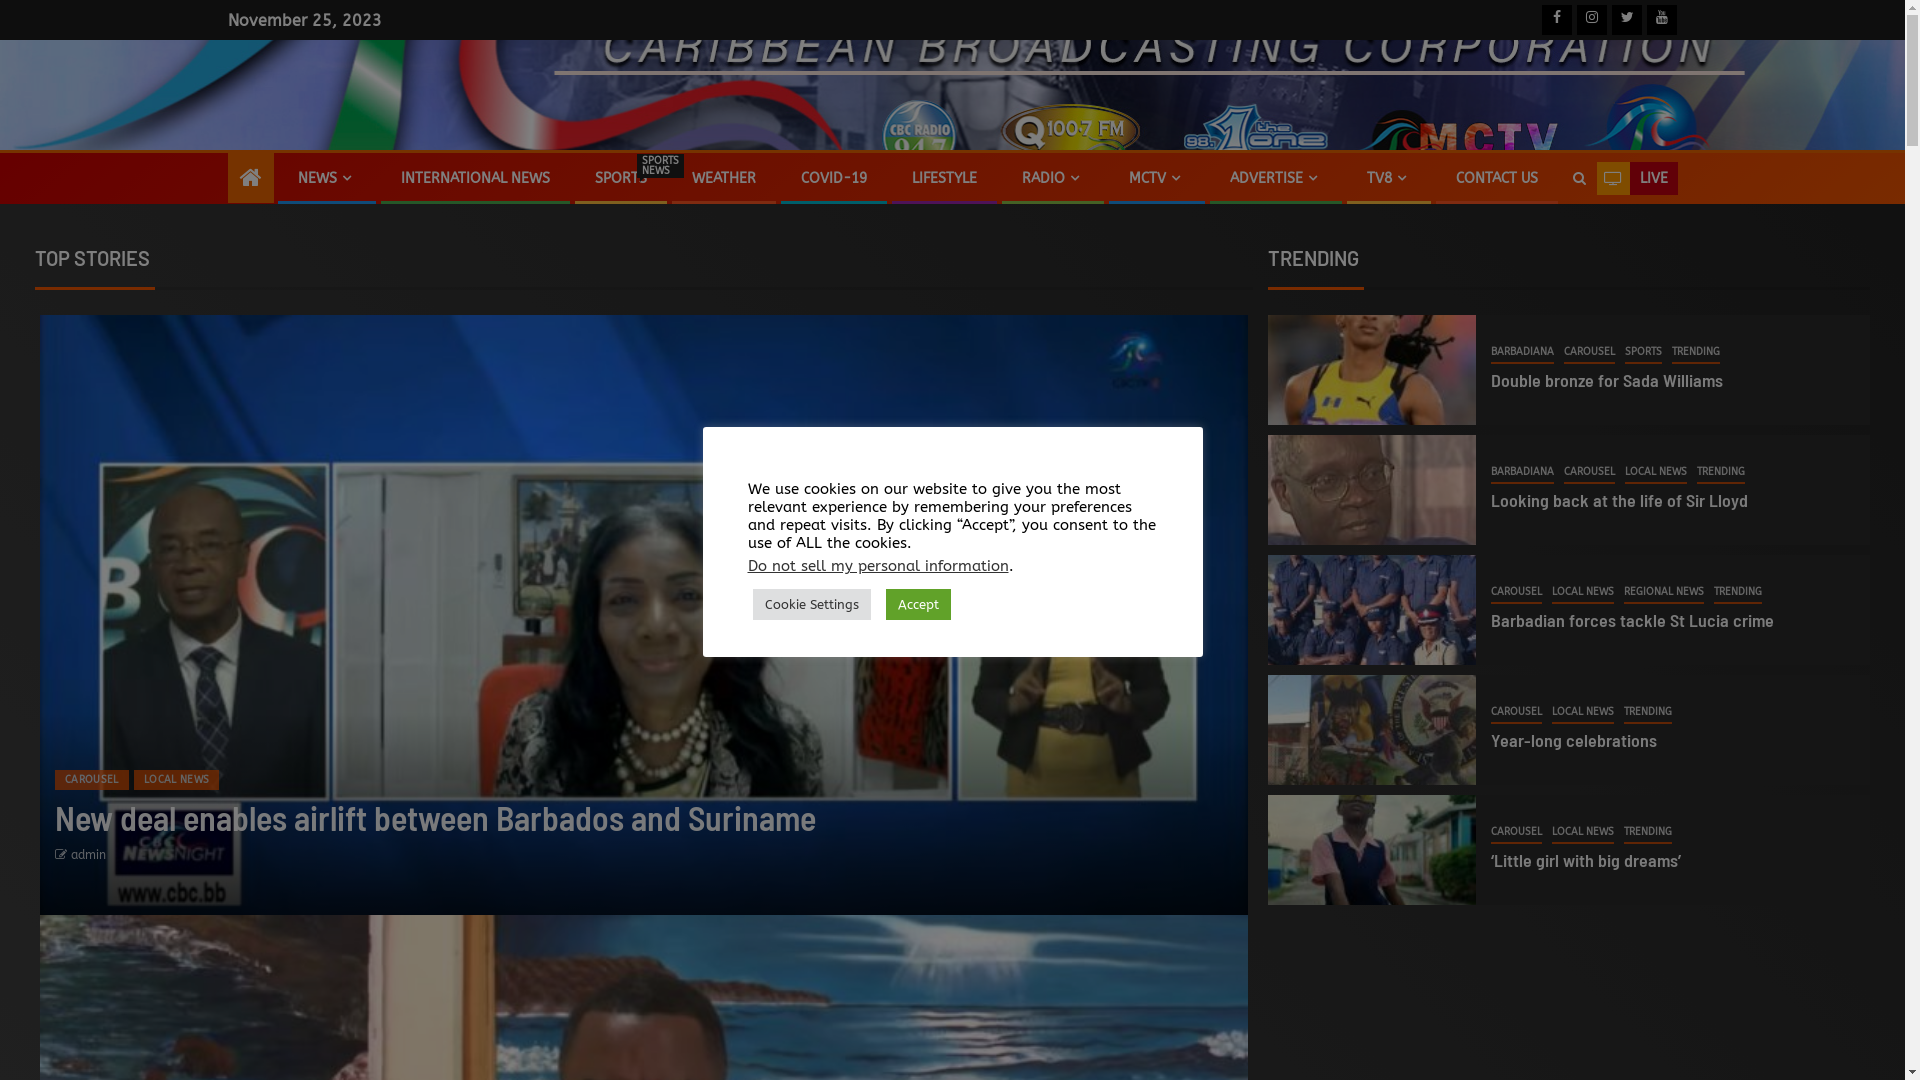  What do you see at coordinates (1582, 712) in the screenshot?
I see `'LOCAL NEWS'` at bounding box center [1582, 712].